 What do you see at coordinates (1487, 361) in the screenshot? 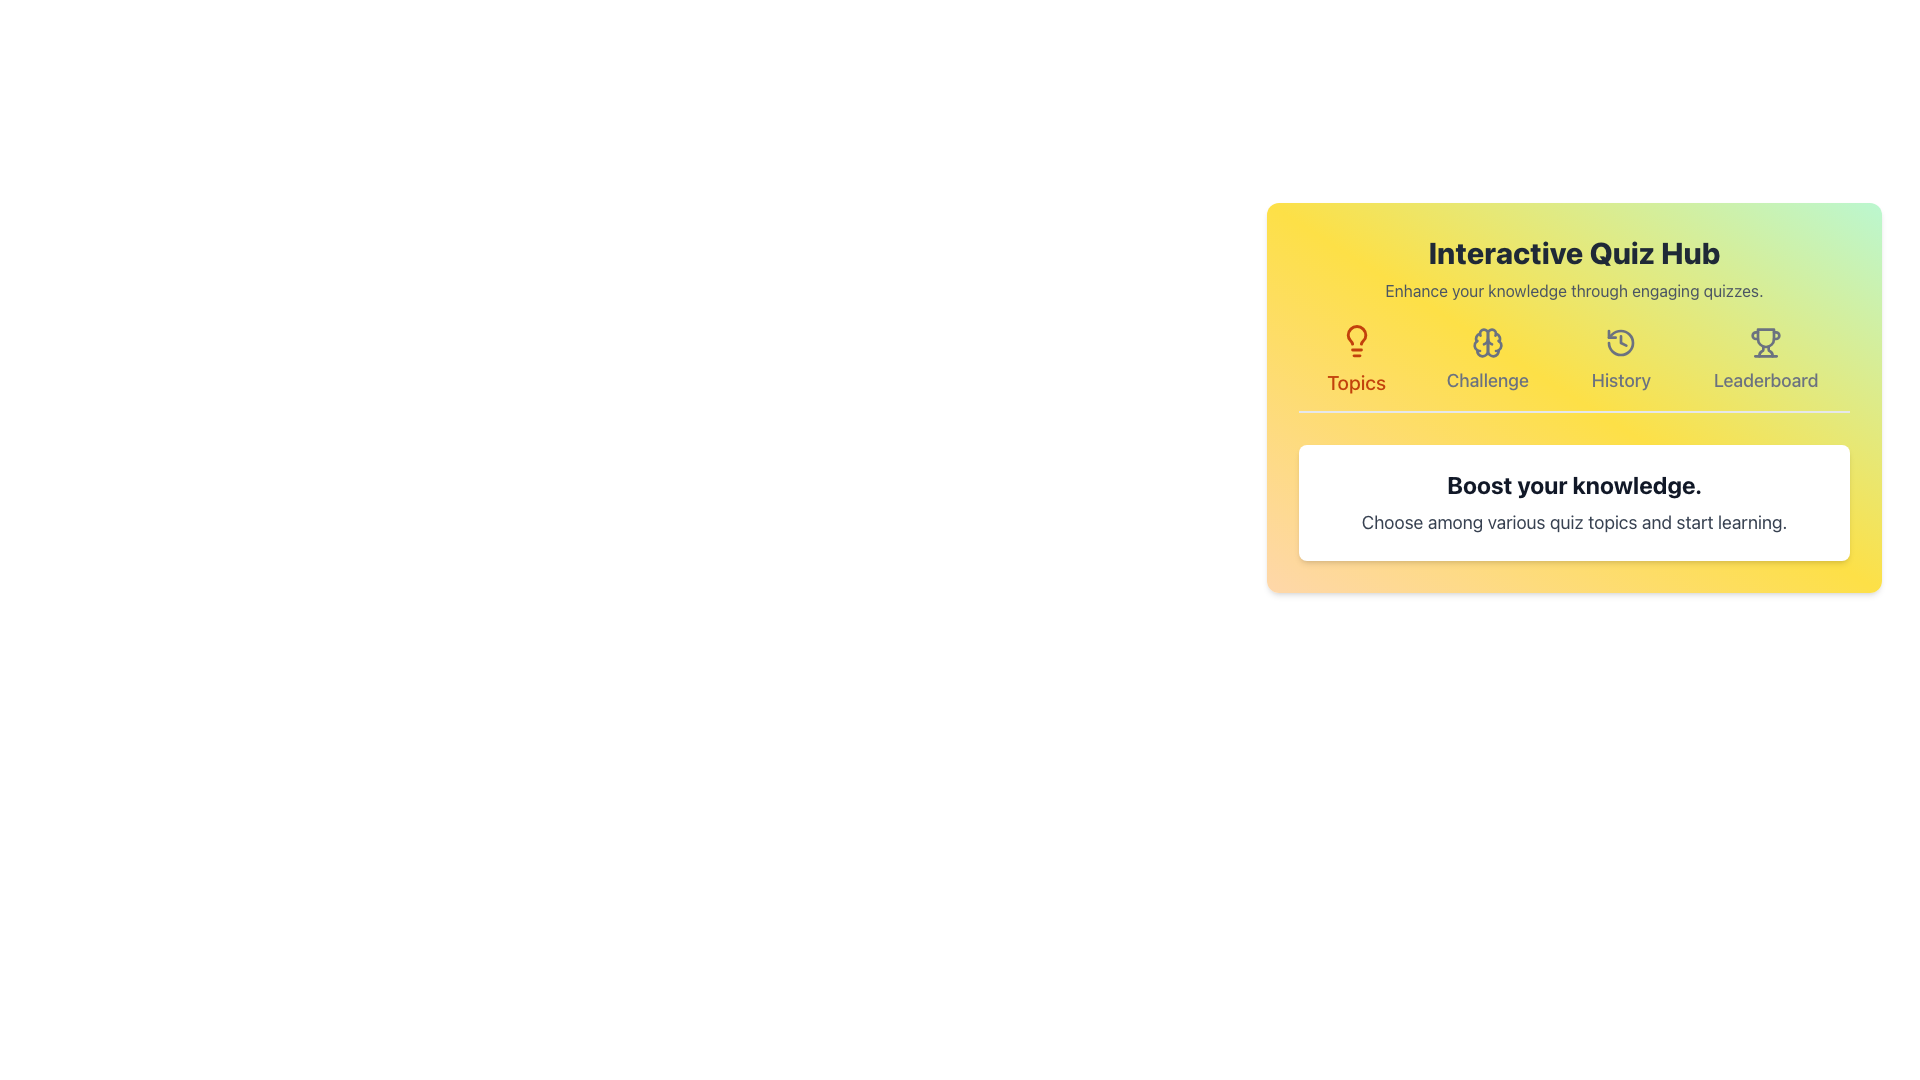
I see `the 'Challenge' IconButton, which is located in the second slot of the row of four items titled 'Topics', 'Challenge', 'History', and 'Leaderboard'` at bounding box center [1487, 361].